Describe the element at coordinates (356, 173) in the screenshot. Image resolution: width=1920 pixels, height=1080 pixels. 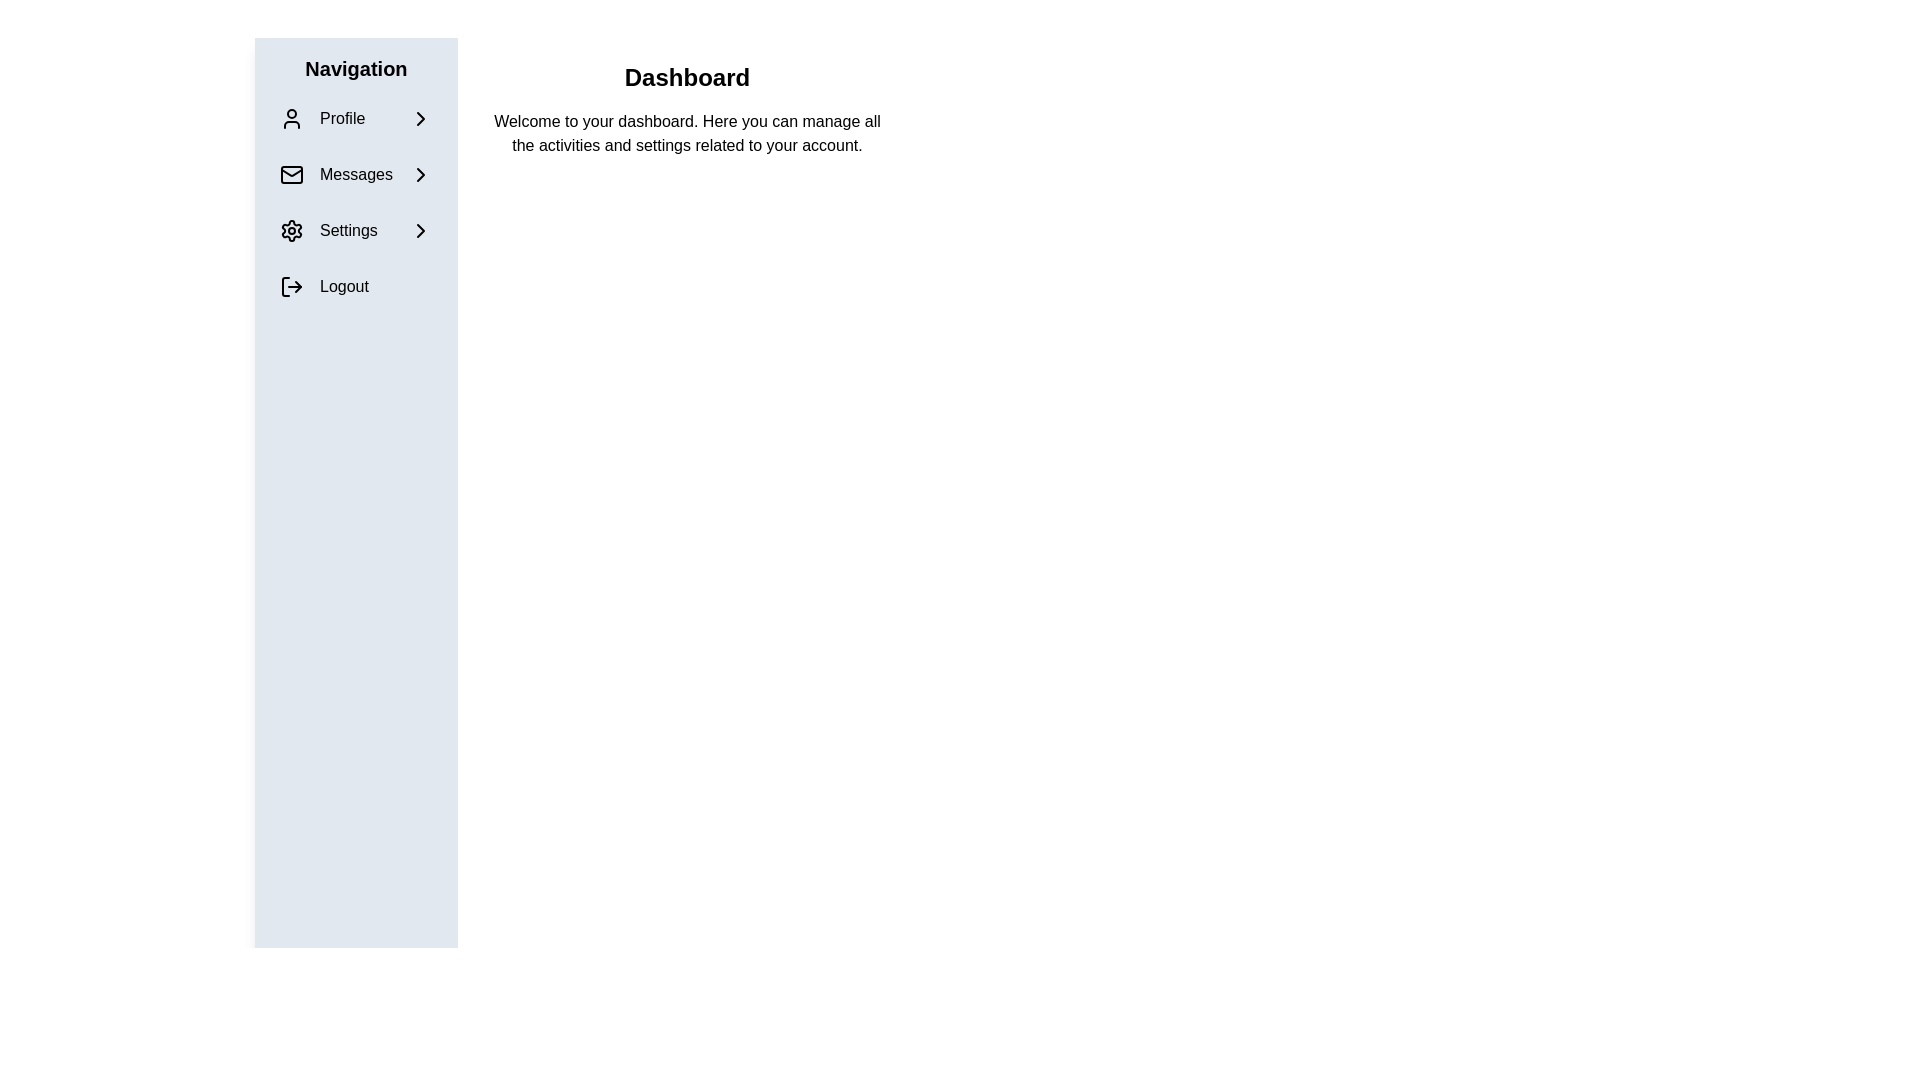
I see `the 'Messages' menu option, which is the second item in the navigation menu, located below 'Profile' and above 'Settings', featuring an envelope icon and aligned text` at that location.